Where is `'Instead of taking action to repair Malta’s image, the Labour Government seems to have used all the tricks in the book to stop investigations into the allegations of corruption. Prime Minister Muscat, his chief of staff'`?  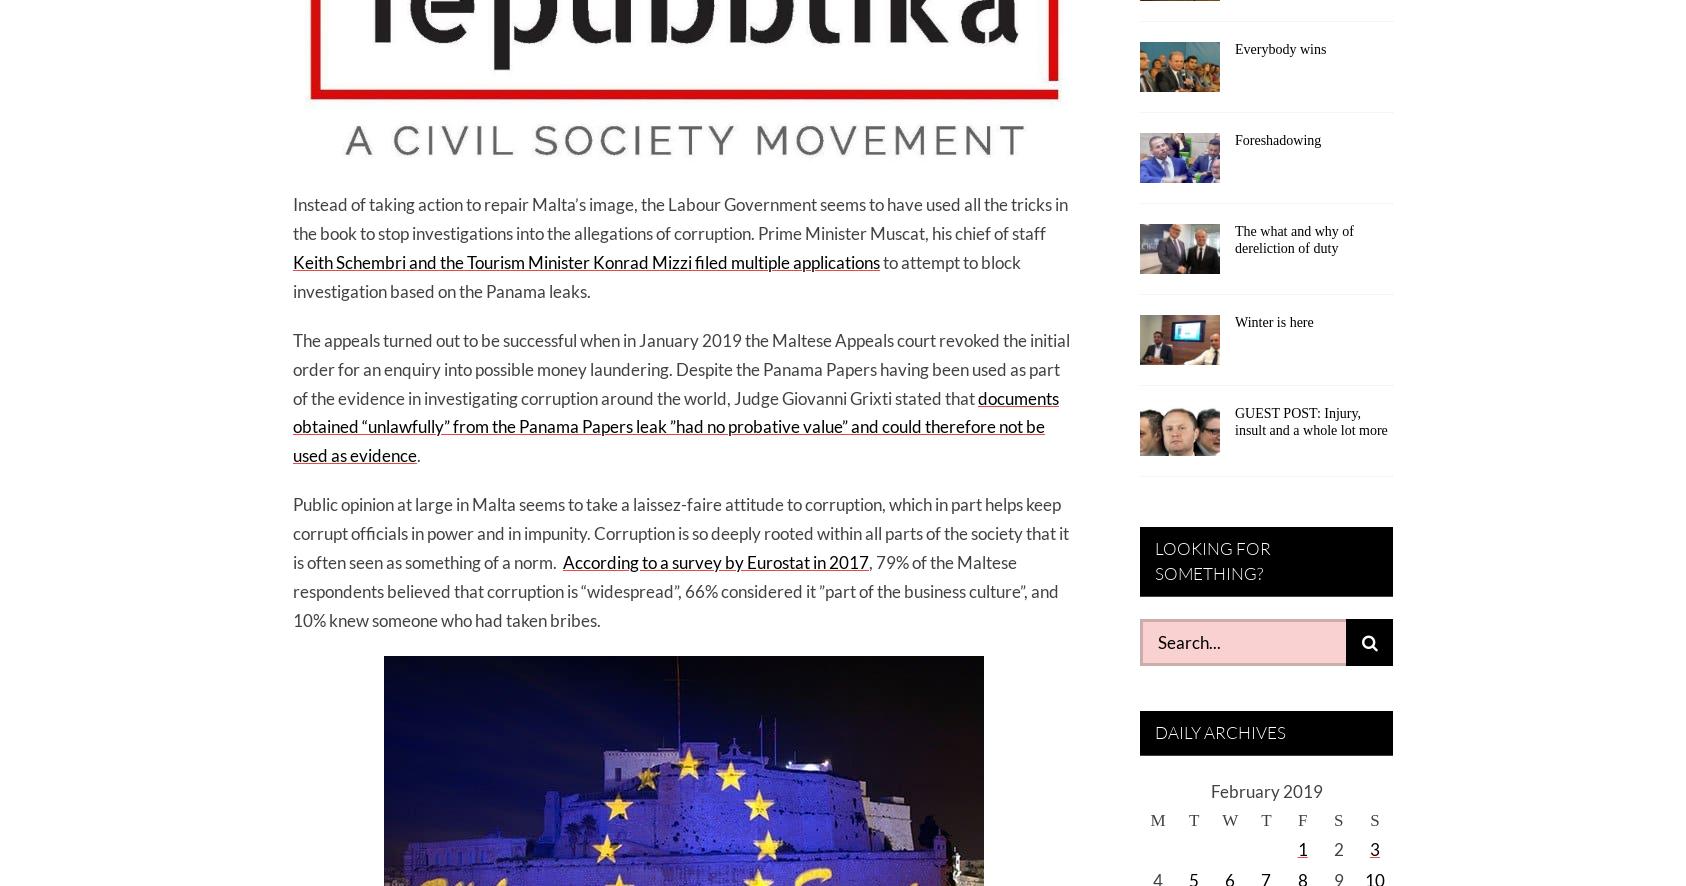 'Instead of taking action to repair Malta’s image, the Labour Government seems to have used all the tricks in the book to stop investigations into the allegations of corruption. Prime Minister Muscat, his chief of staff' is located at coordinates (679, 219).